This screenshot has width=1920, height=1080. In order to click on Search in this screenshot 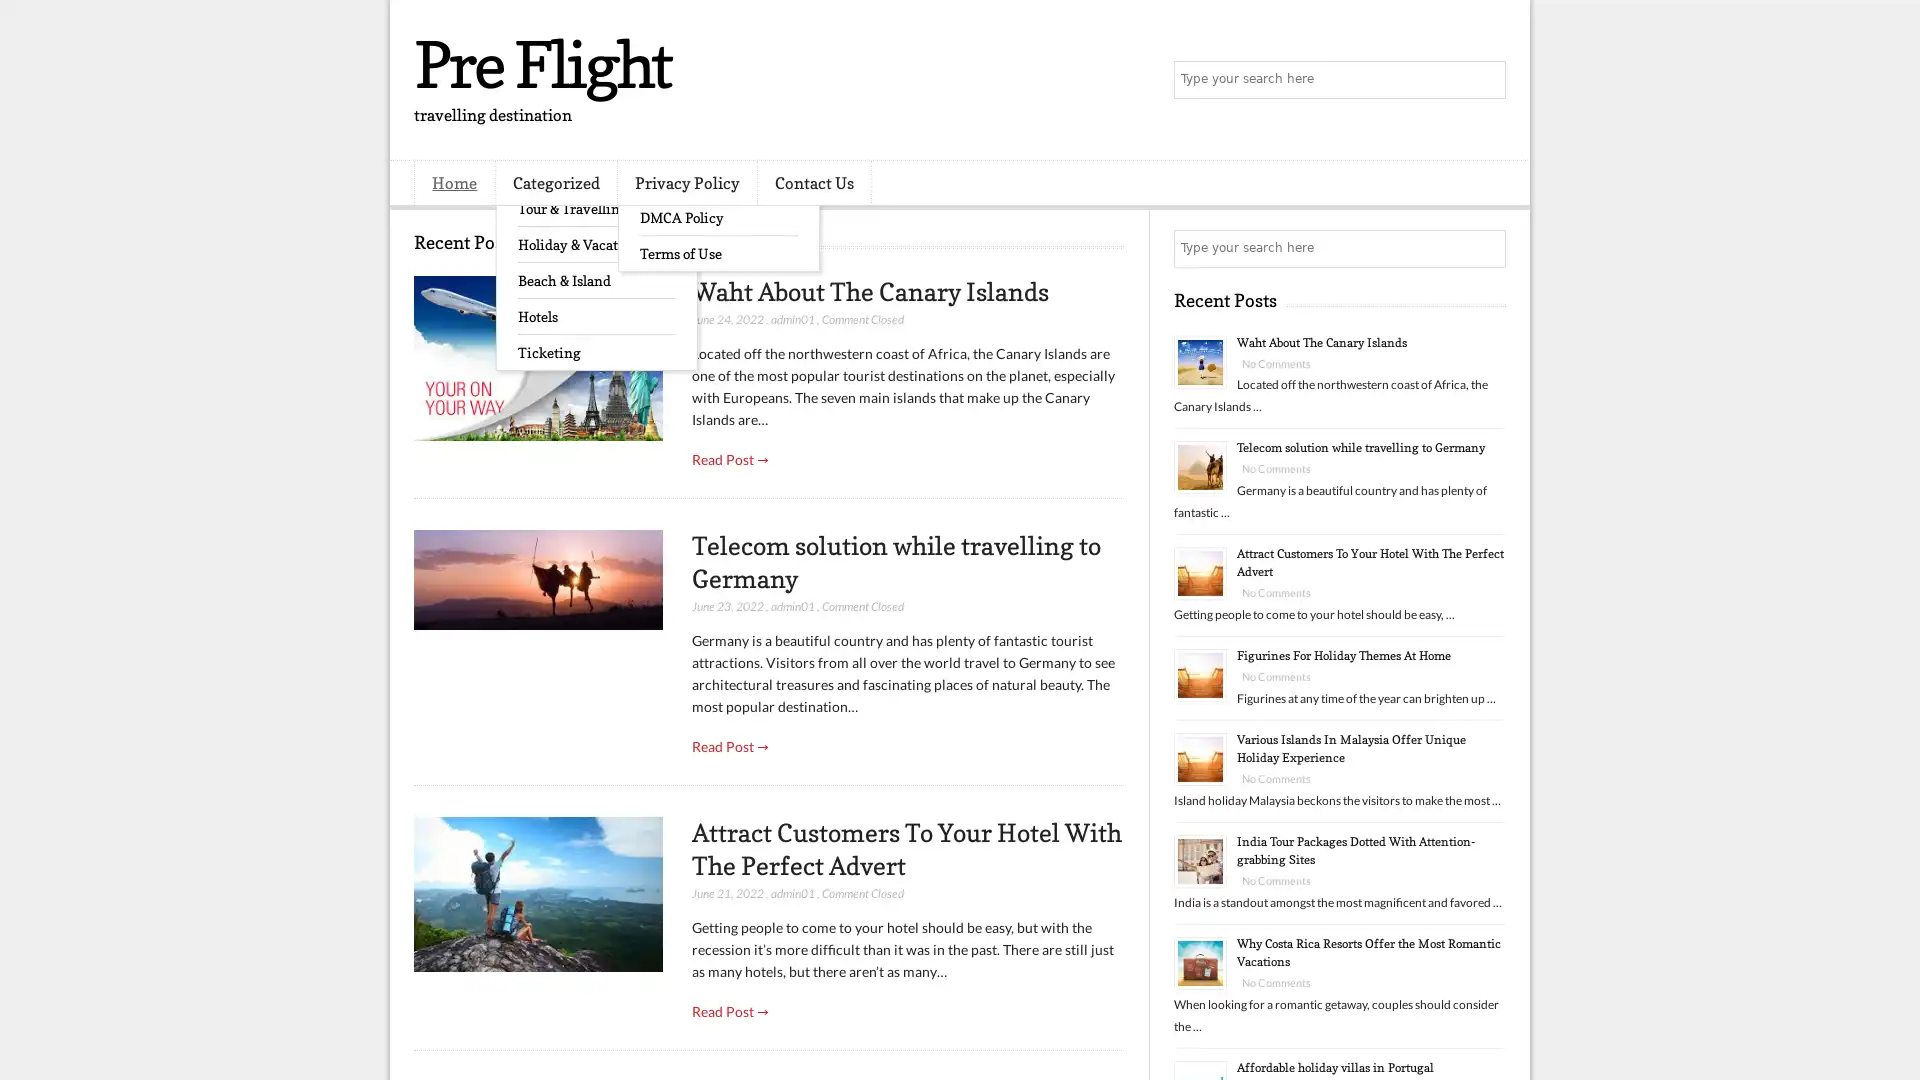, I will do `click(1485, 248)`.